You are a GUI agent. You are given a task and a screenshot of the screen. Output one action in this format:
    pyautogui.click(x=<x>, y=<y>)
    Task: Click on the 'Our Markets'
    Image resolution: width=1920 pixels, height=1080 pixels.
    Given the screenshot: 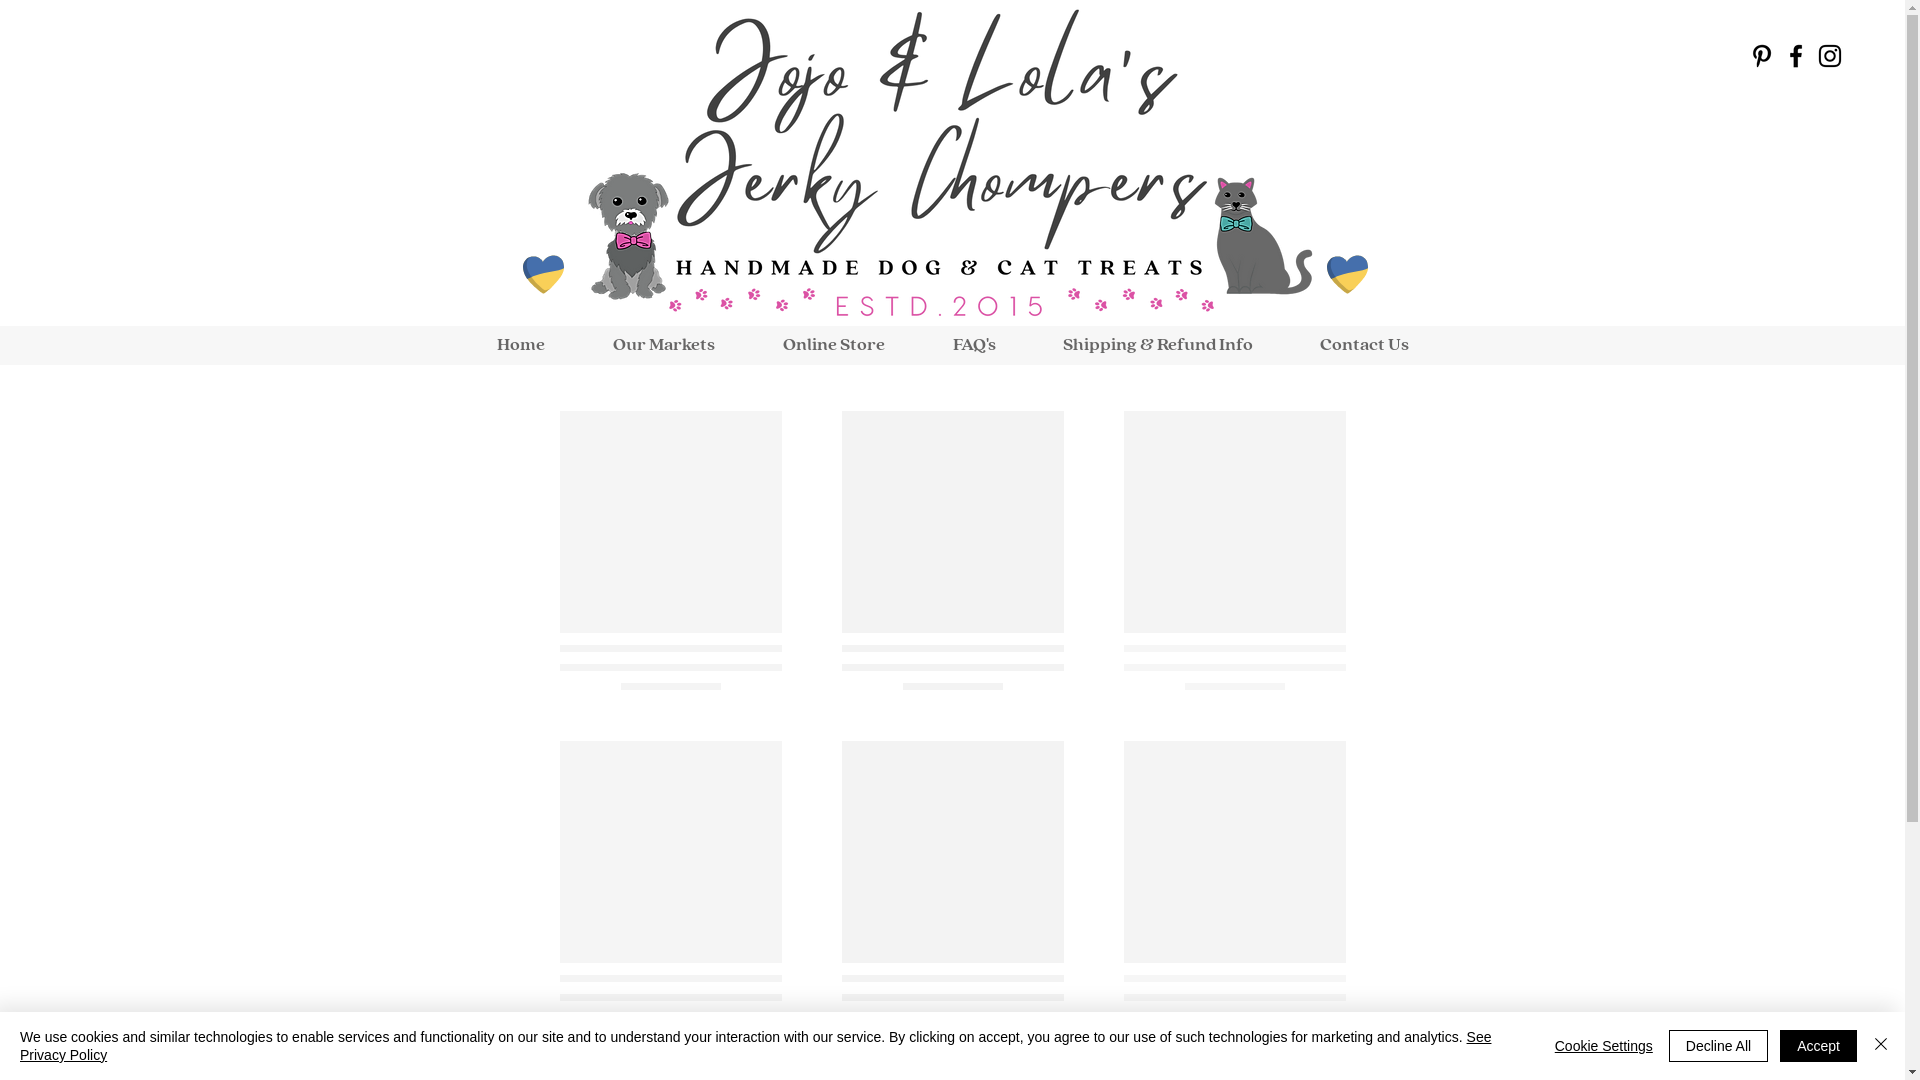 What is the action you would take?
    pyautogui.click(x=662, y=344)
    